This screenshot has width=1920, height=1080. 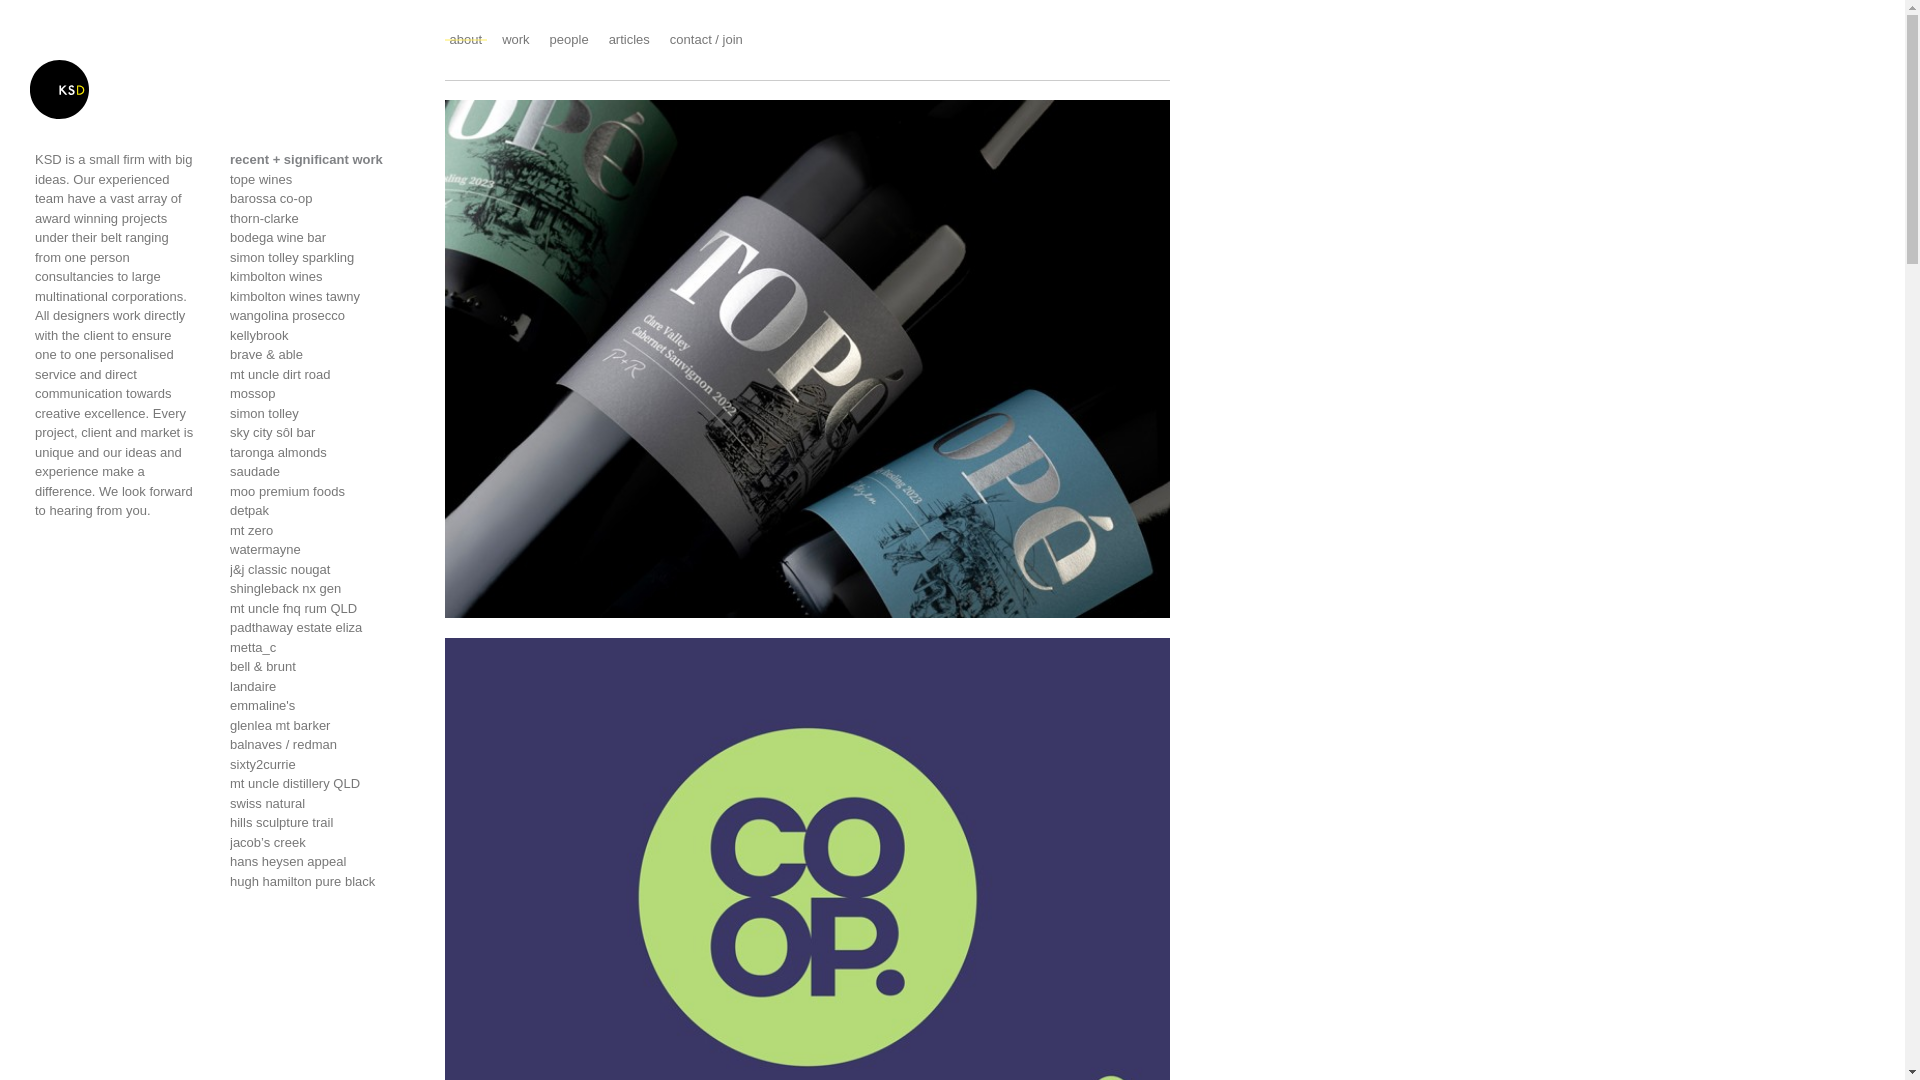 What do you see at coordinates (320, 648) in the screenshot?
I see `'metta_c'` at bounding box center [320, 648].